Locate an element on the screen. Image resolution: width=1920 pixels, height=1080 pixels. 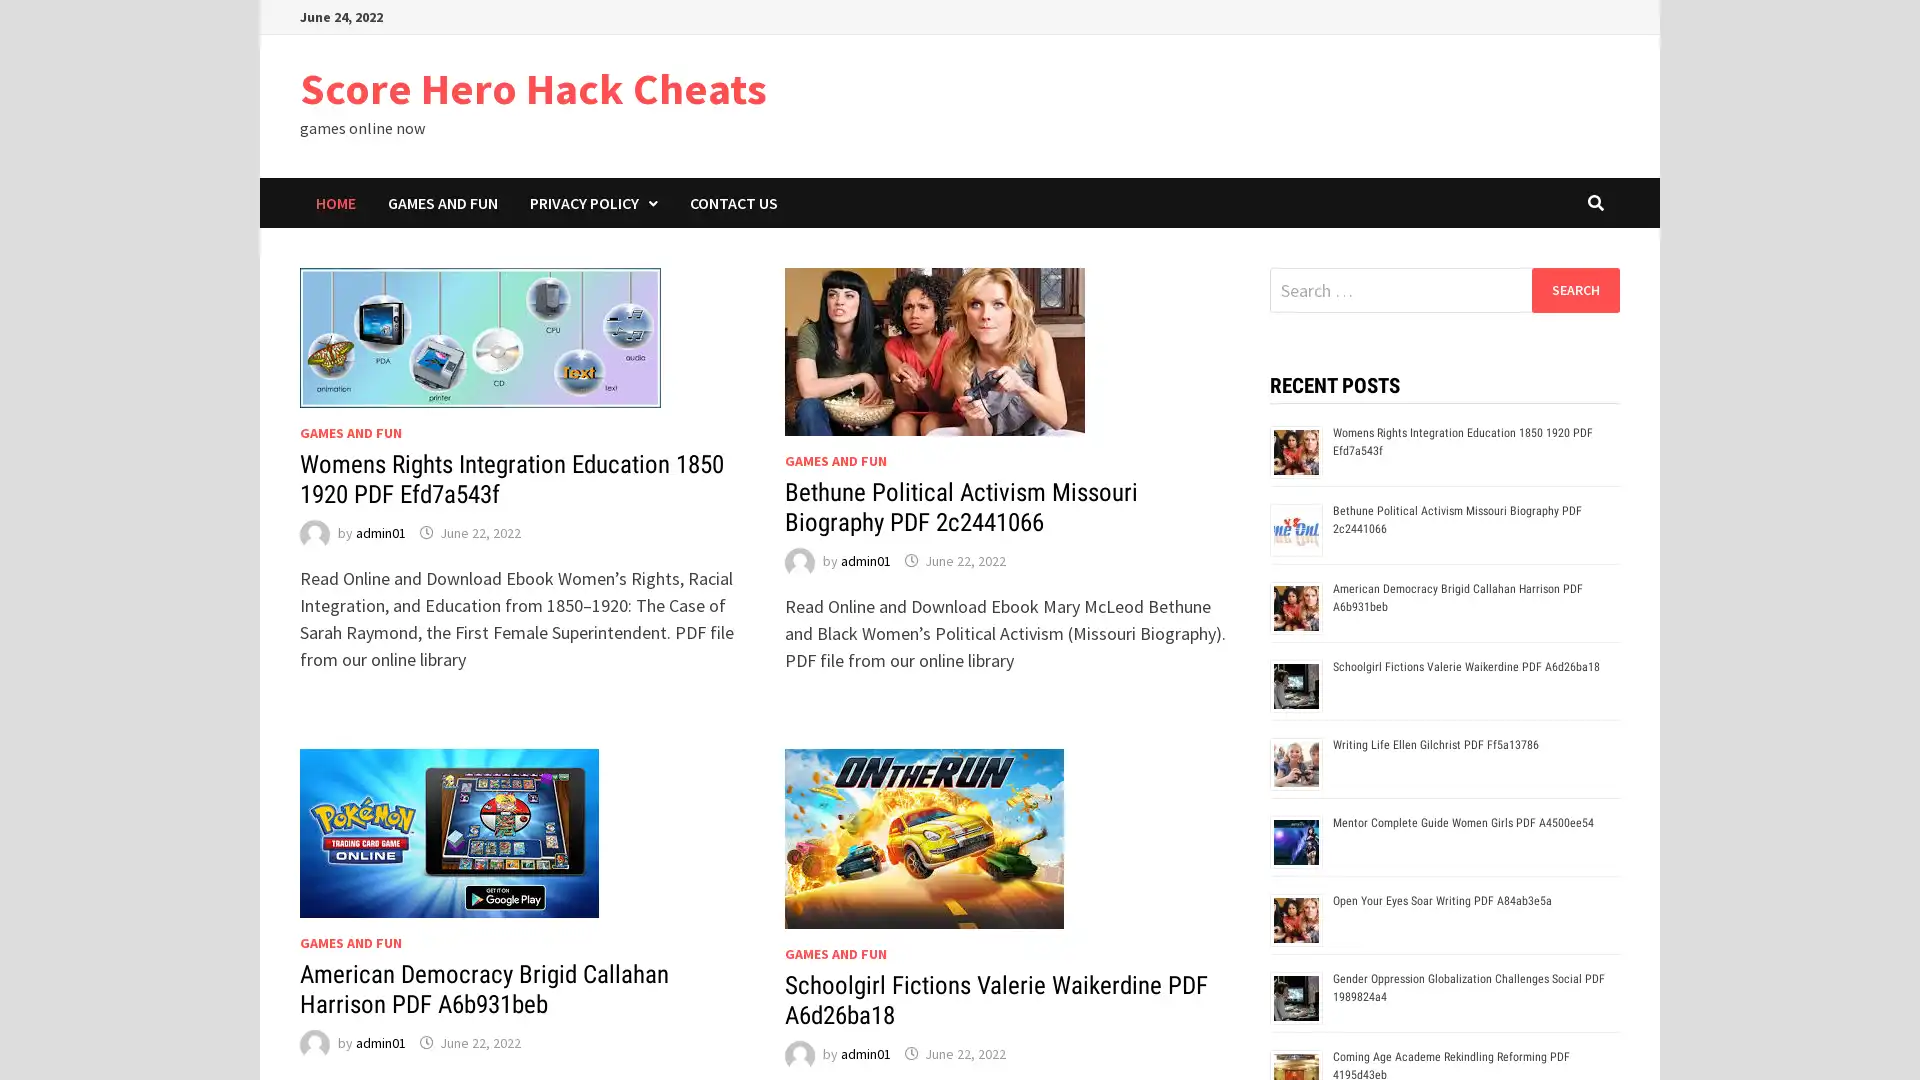
Search is located at coordinates (1574, 289).